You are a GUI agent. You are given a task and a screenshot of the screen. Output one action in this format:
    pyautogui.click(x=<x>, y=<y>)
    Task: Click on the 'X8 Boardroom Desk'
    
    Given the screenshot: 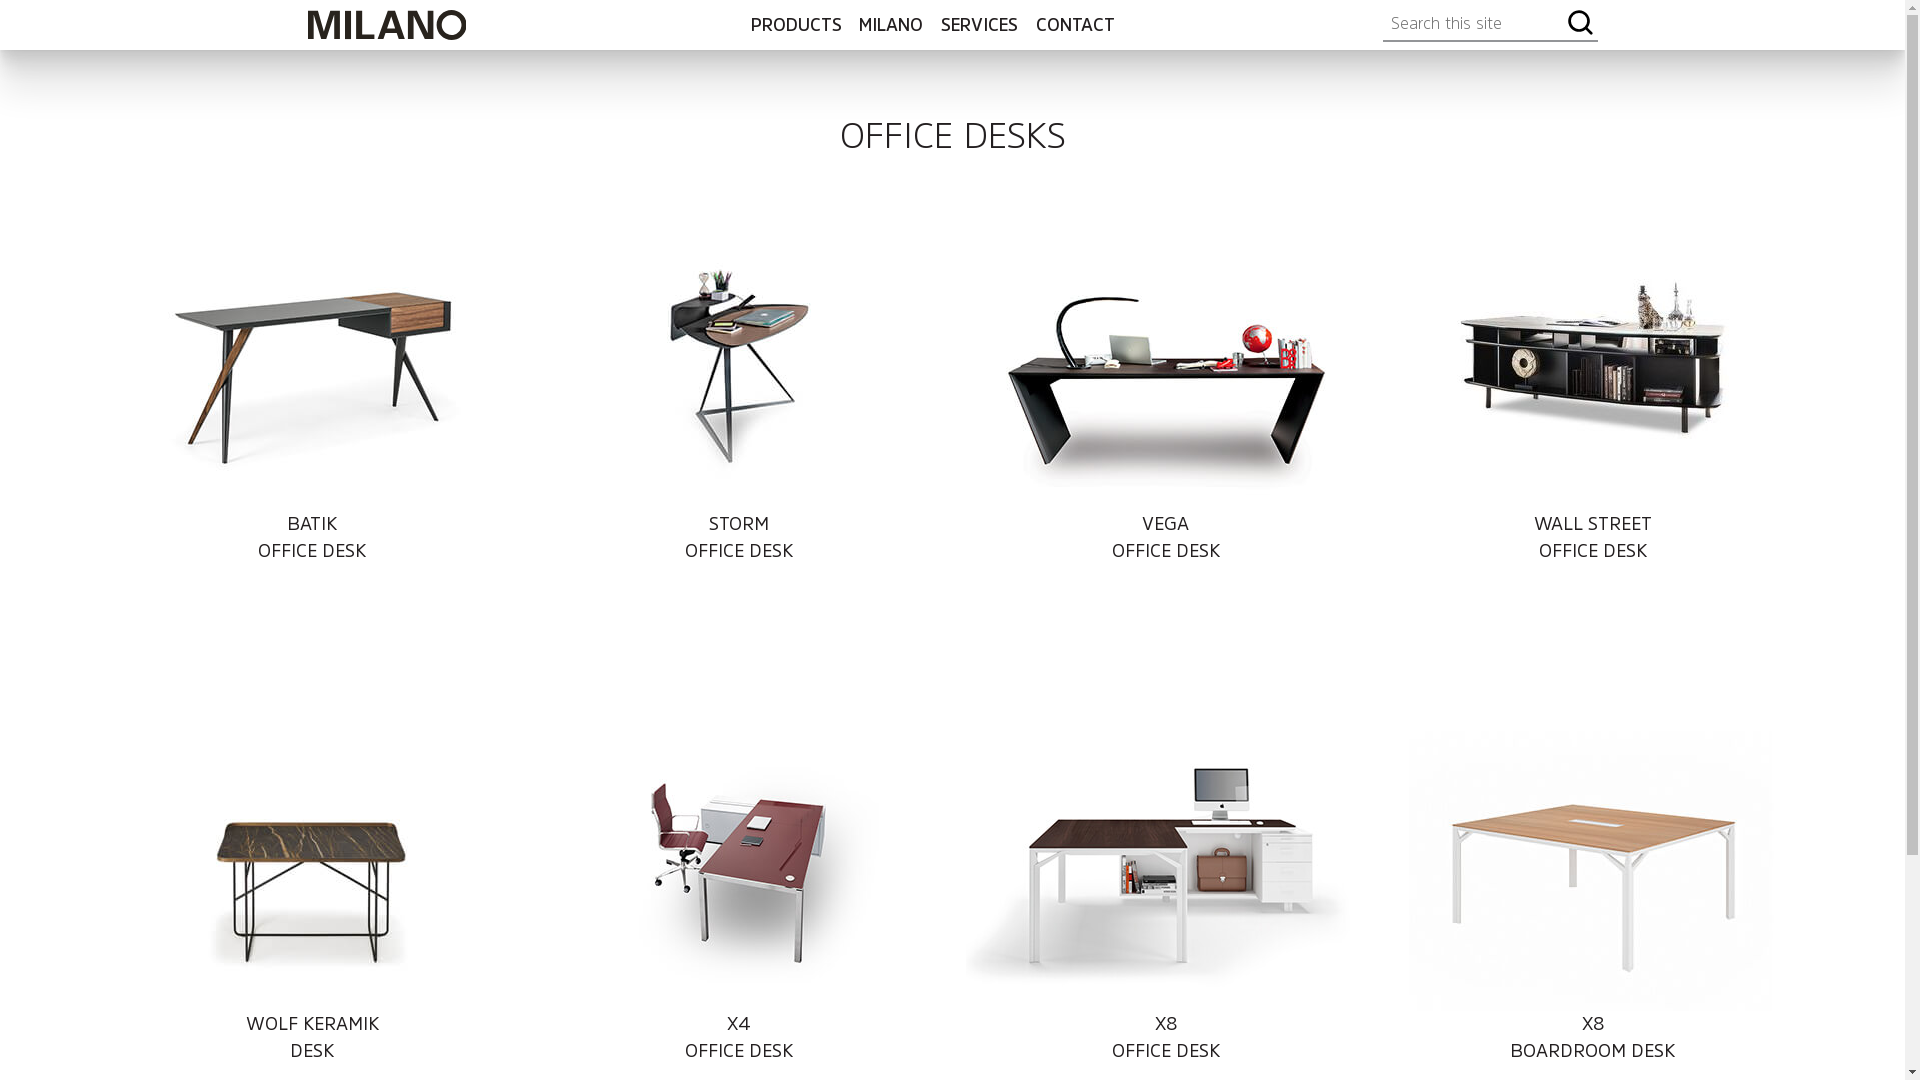 What is the action you would take?
    pyautogui.click(x=1592, y=810)
    